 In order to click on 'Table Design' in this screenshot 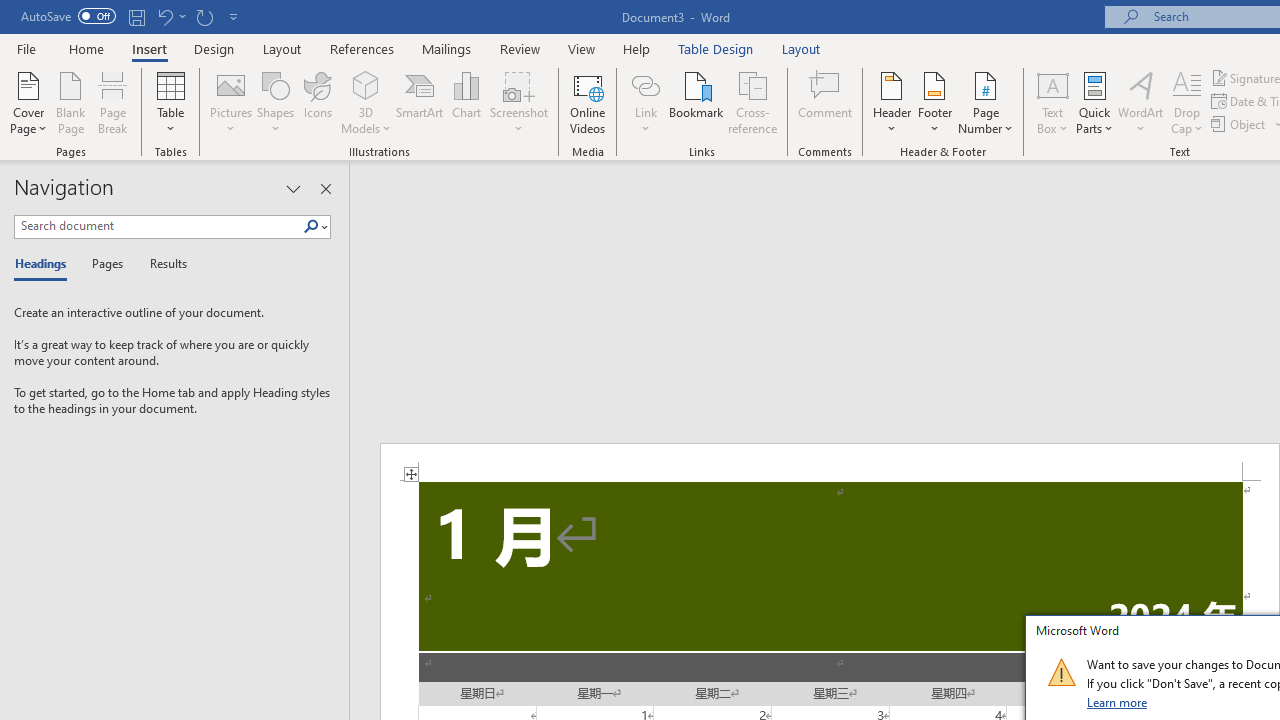, I will do `click(716, 48)`.